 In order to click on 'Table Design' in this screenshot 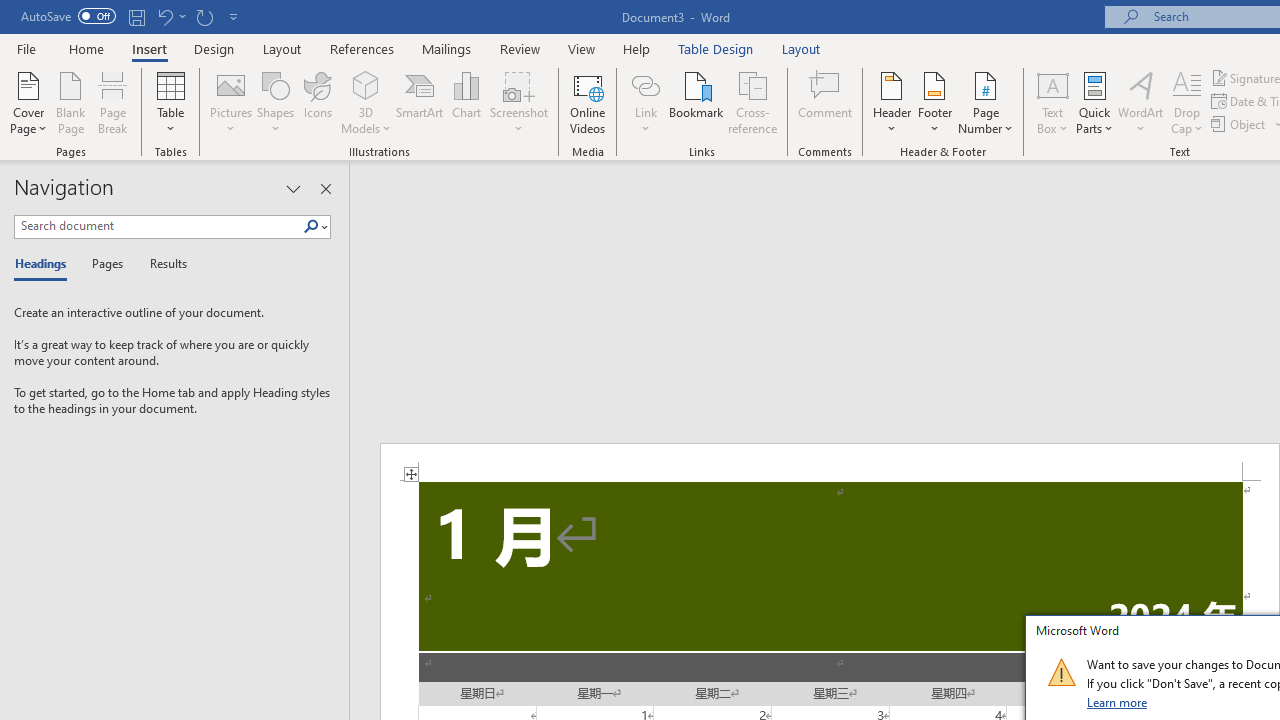, I will do `click(716, 48)`.